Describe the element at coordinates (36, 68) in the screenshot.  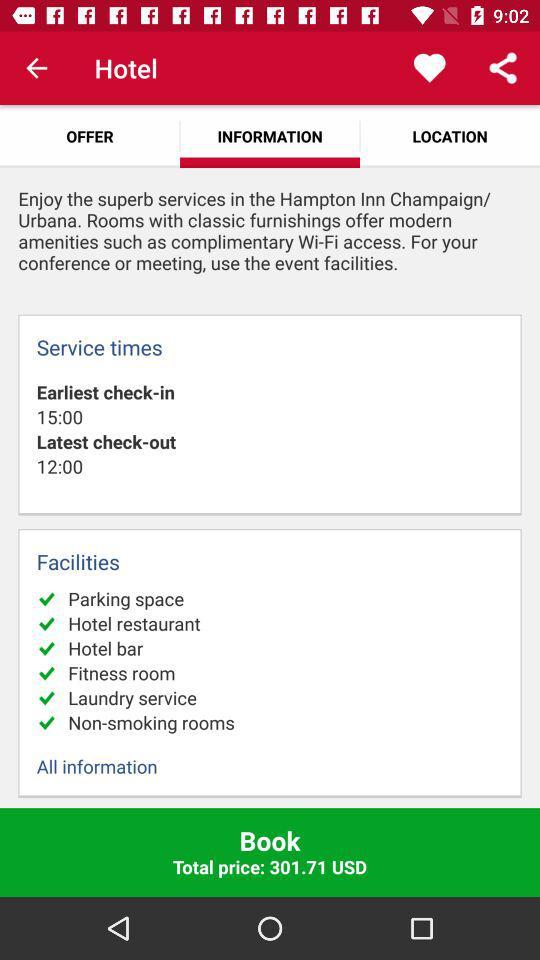
I see `icon next to hotel` at that location.